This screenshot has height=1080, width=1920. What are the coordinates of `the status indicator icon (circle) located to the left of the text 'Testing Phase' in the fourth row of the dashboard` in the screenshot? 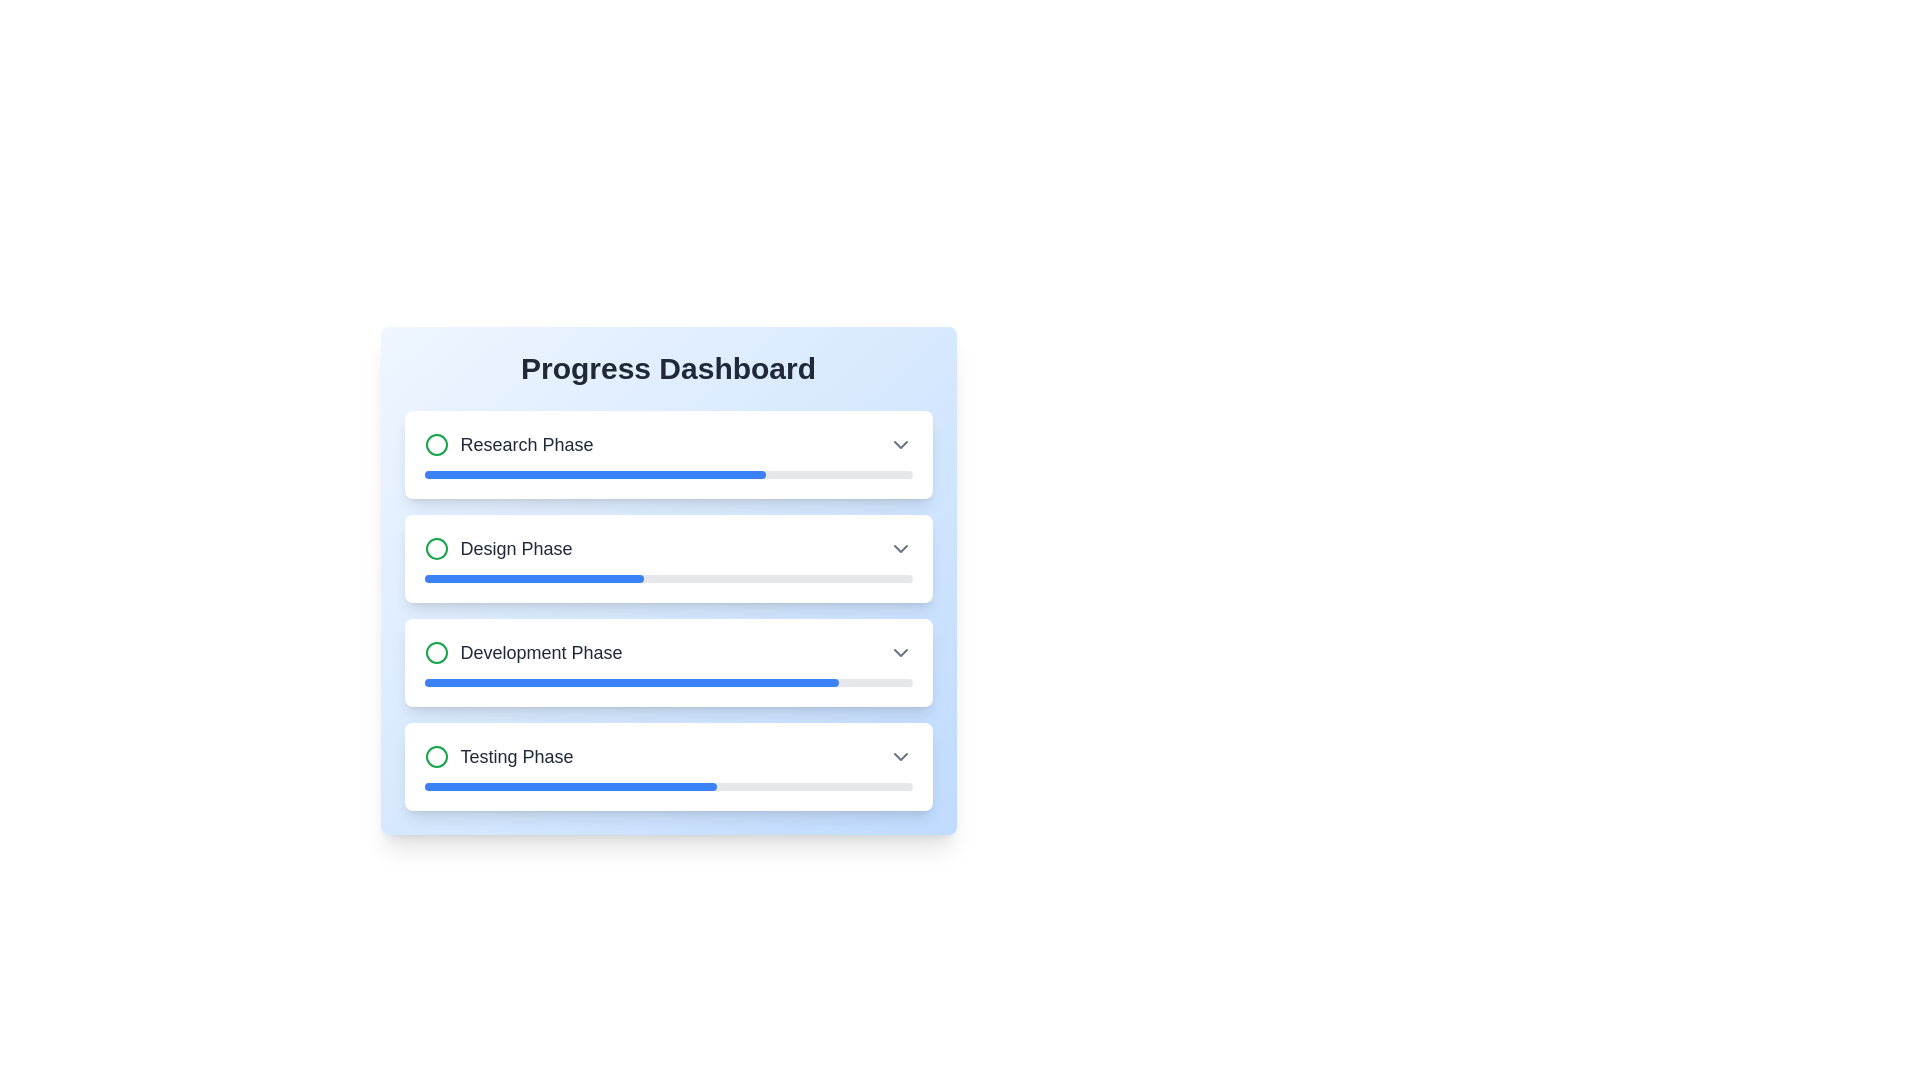 It's located at (435, 756).